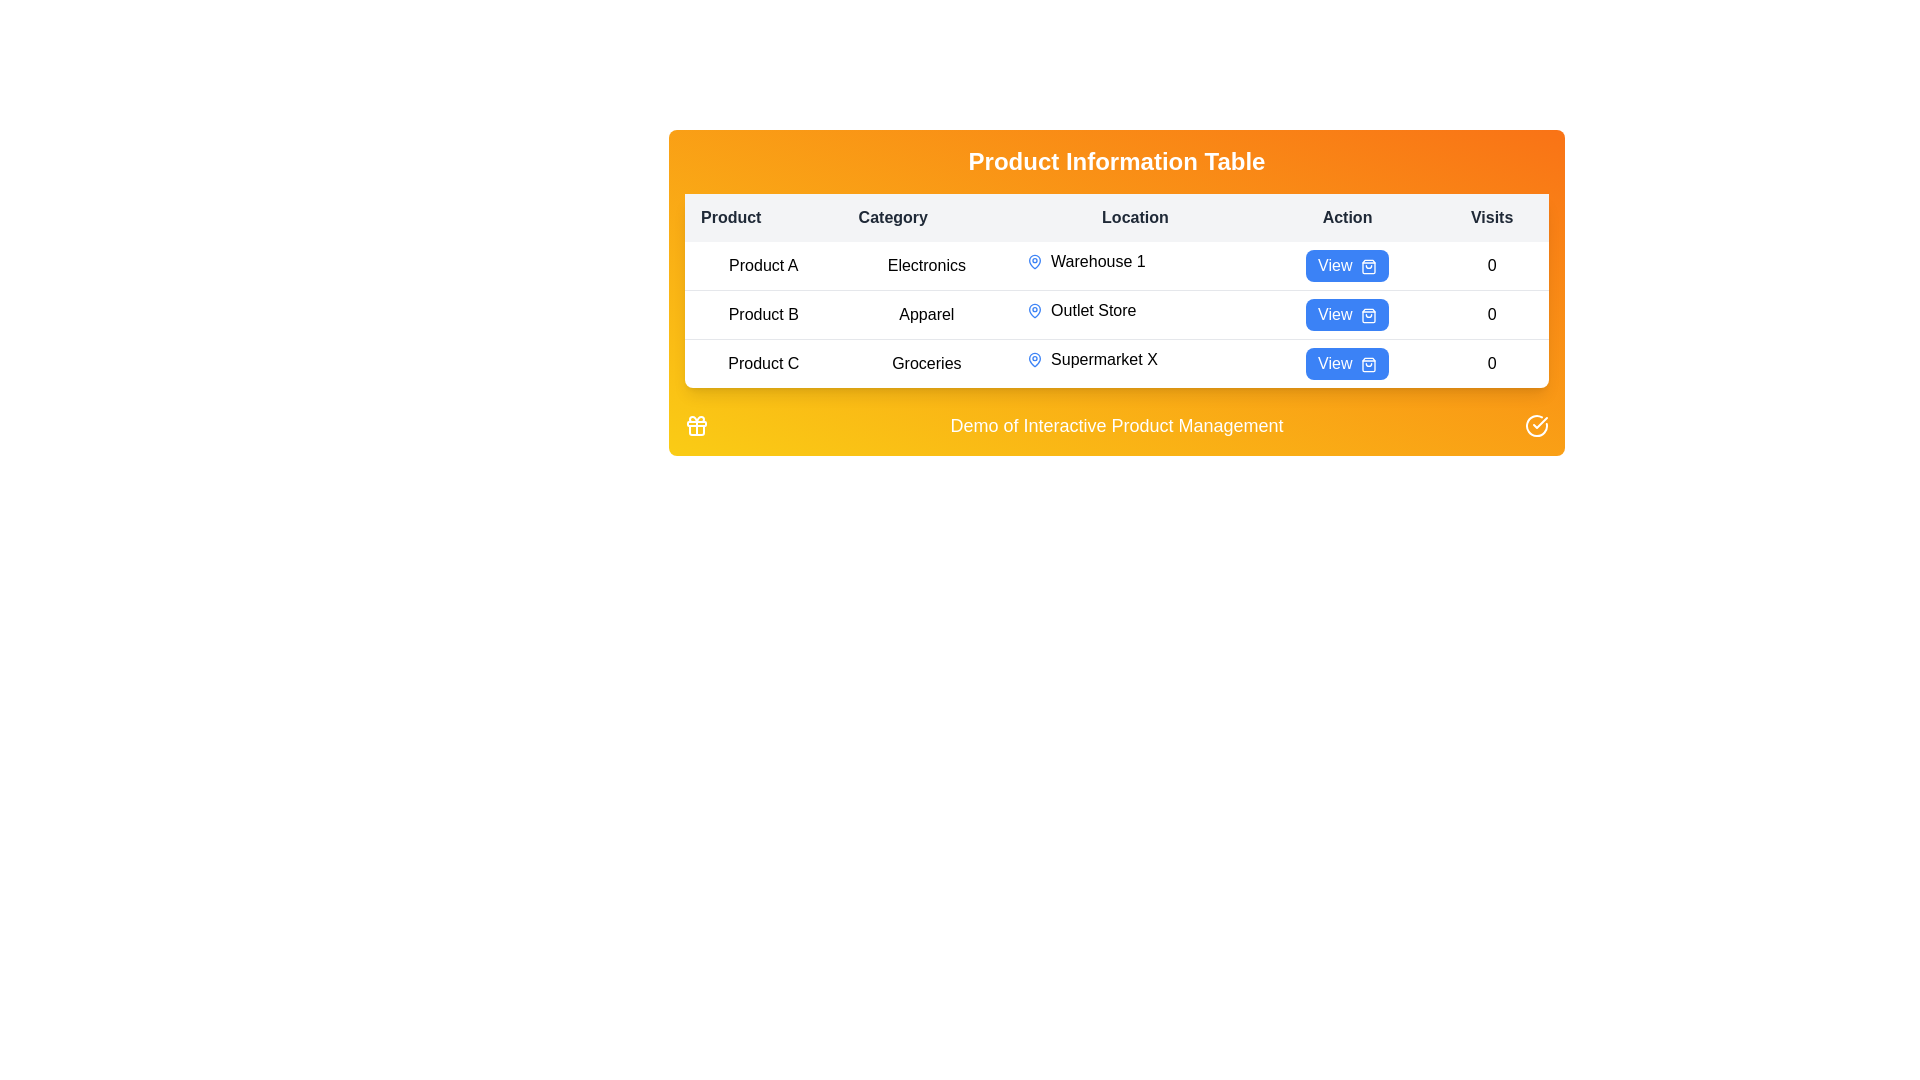  Describe the element at coordinates (1135, 358) in the screenshot. I see `the text display indicating 'Supermarket X' in the third row of the 'Product Information Table'` at that location.